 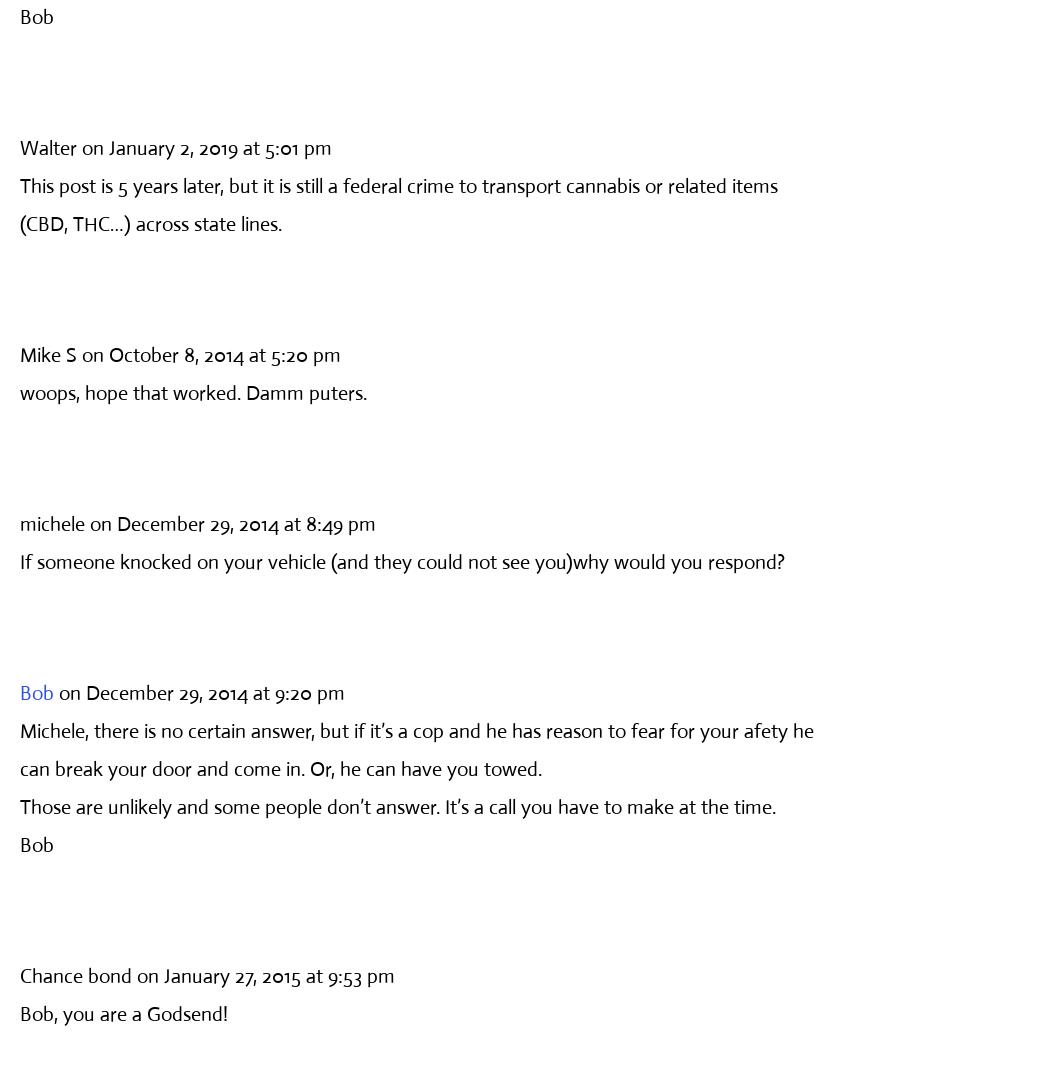 I want to click on 'This post is 5 years later, but it is still a federal crime to transport cannabis or related items (CBD, THC…) across state lines.', so click(x=399, y=204).